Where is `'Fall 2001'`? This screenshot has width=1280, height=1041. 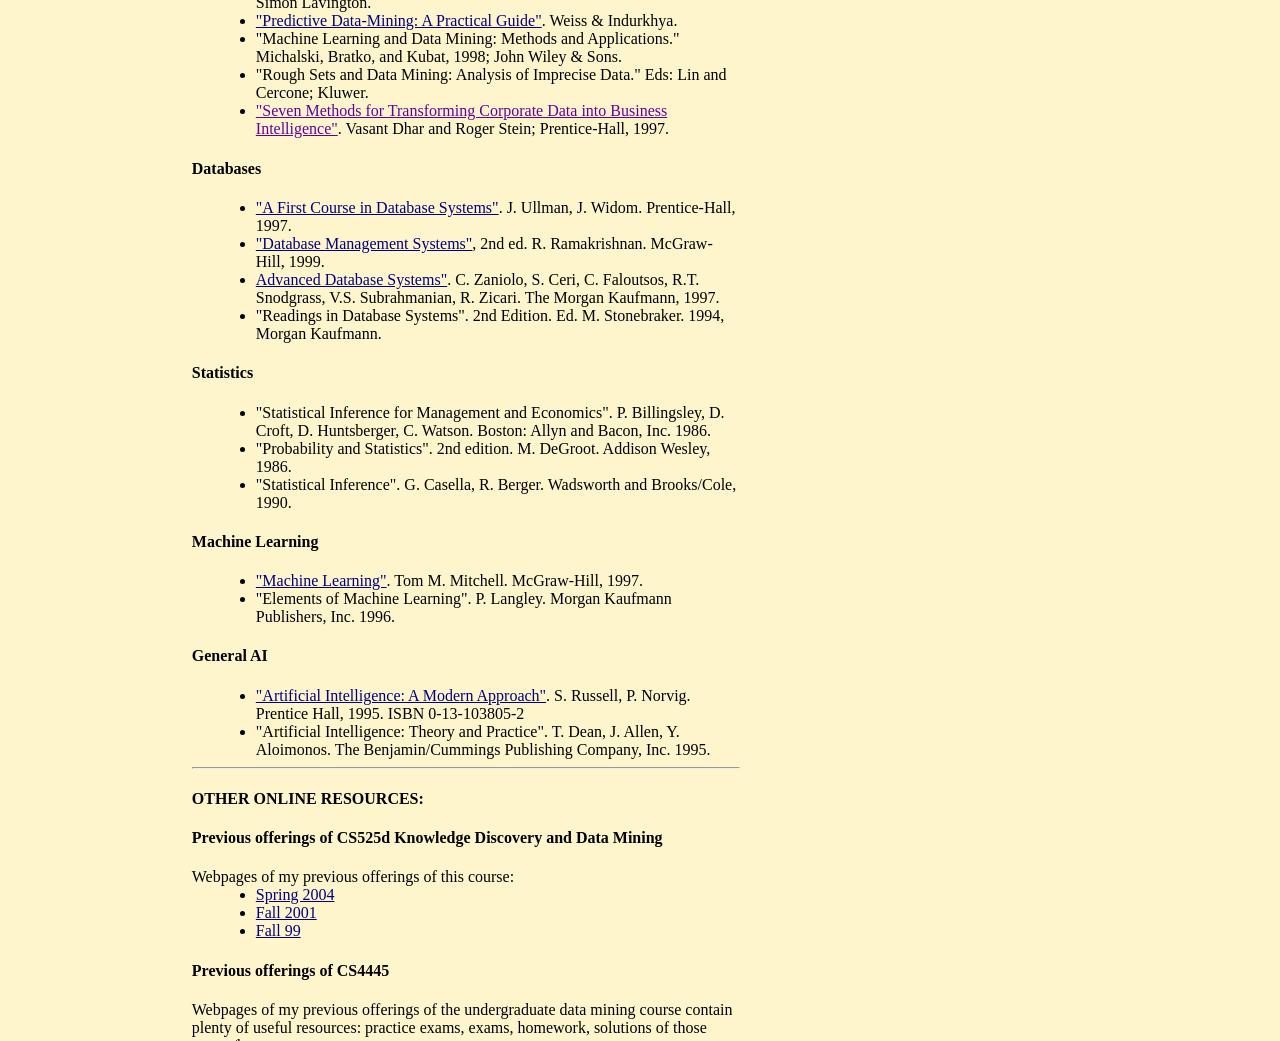
'Fall 2001' is located at coordinates (253, 911).